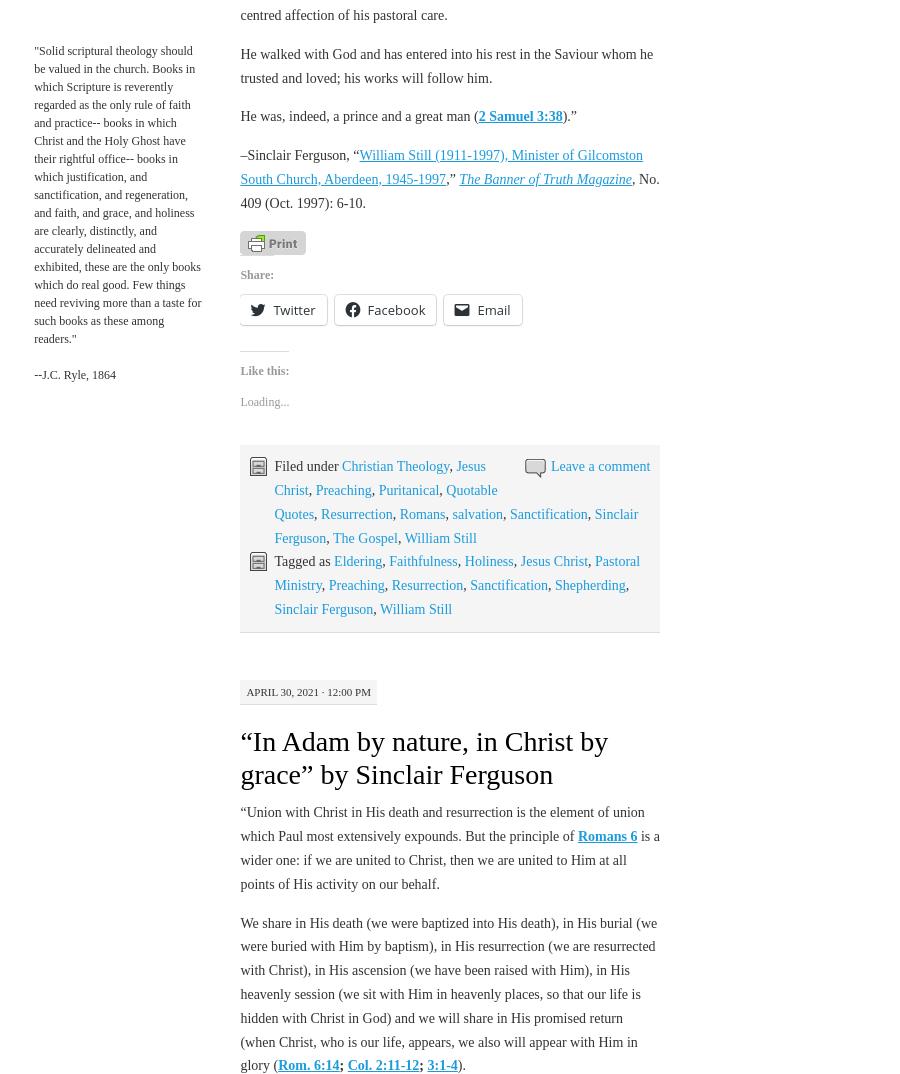 The width and height of the screenshot is (900, 1074). What do you see at coordinates (600, 465) in the screenshot?
I see `'Leave a comment'` at bounding box center [600, 465].